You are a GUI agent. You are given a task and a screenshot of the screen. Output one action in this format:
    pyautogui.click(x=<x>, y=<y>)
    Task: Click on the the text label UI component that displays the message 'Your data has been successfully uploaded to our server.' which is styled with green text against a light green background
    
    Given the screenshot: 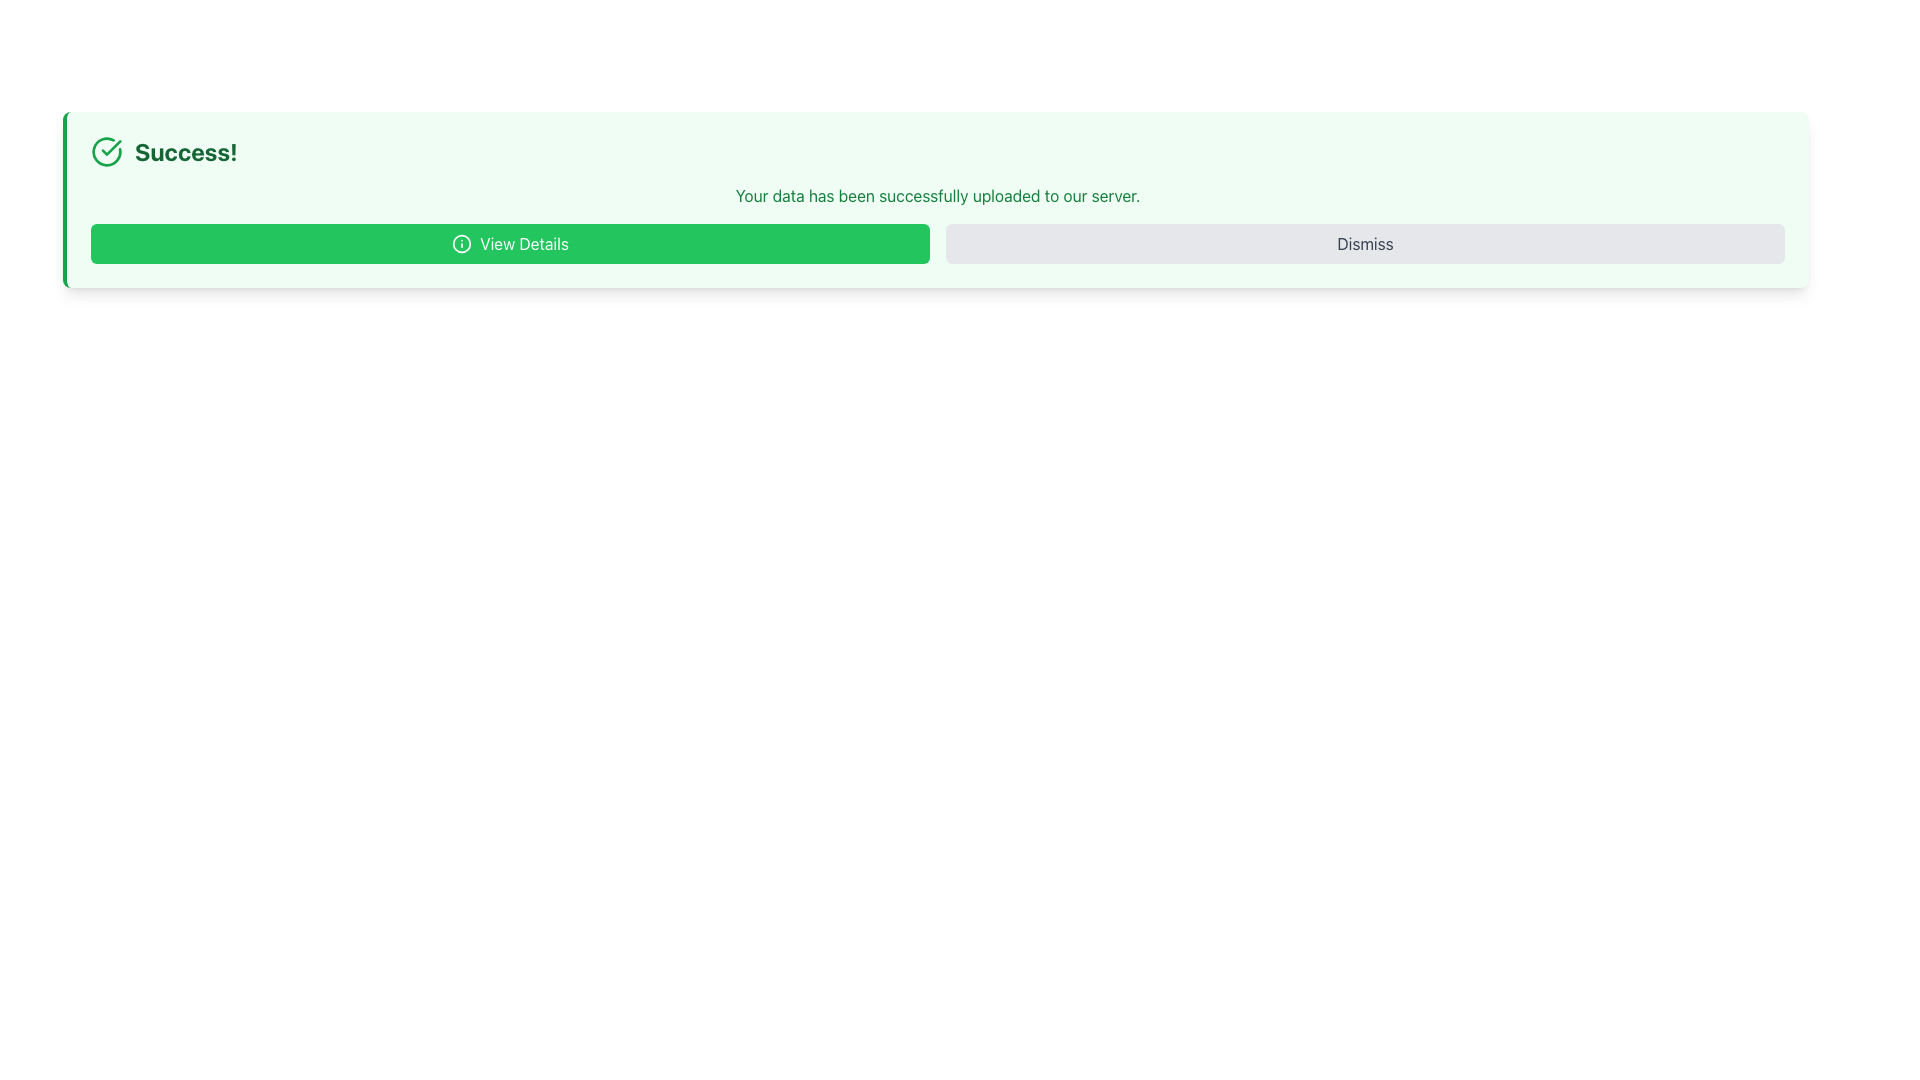 What is the action you would take?
    pyautogui.click(x=936, y=196)
    